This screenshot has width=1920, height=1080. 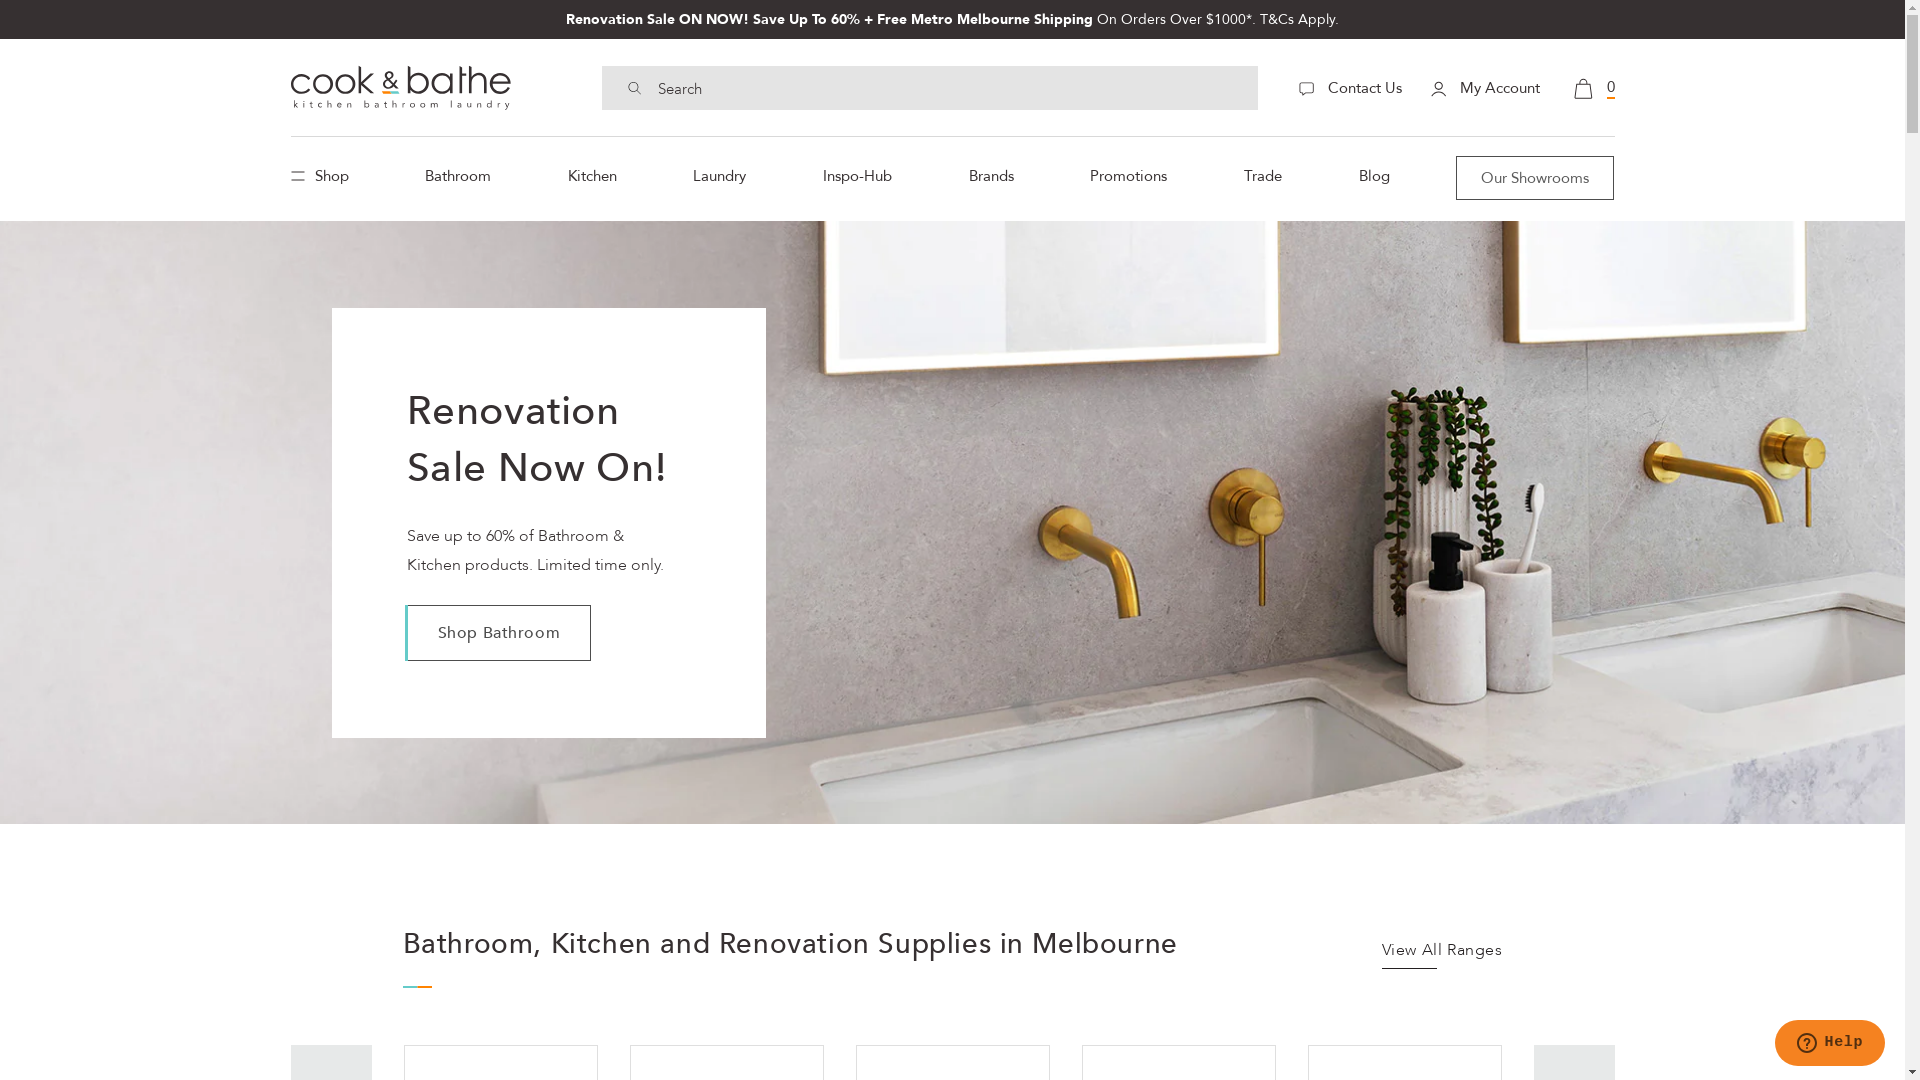 What do you see at coordinates (719, 175) in the screenshot?
I see `'Laundry'` at bounding box center [719, 175].